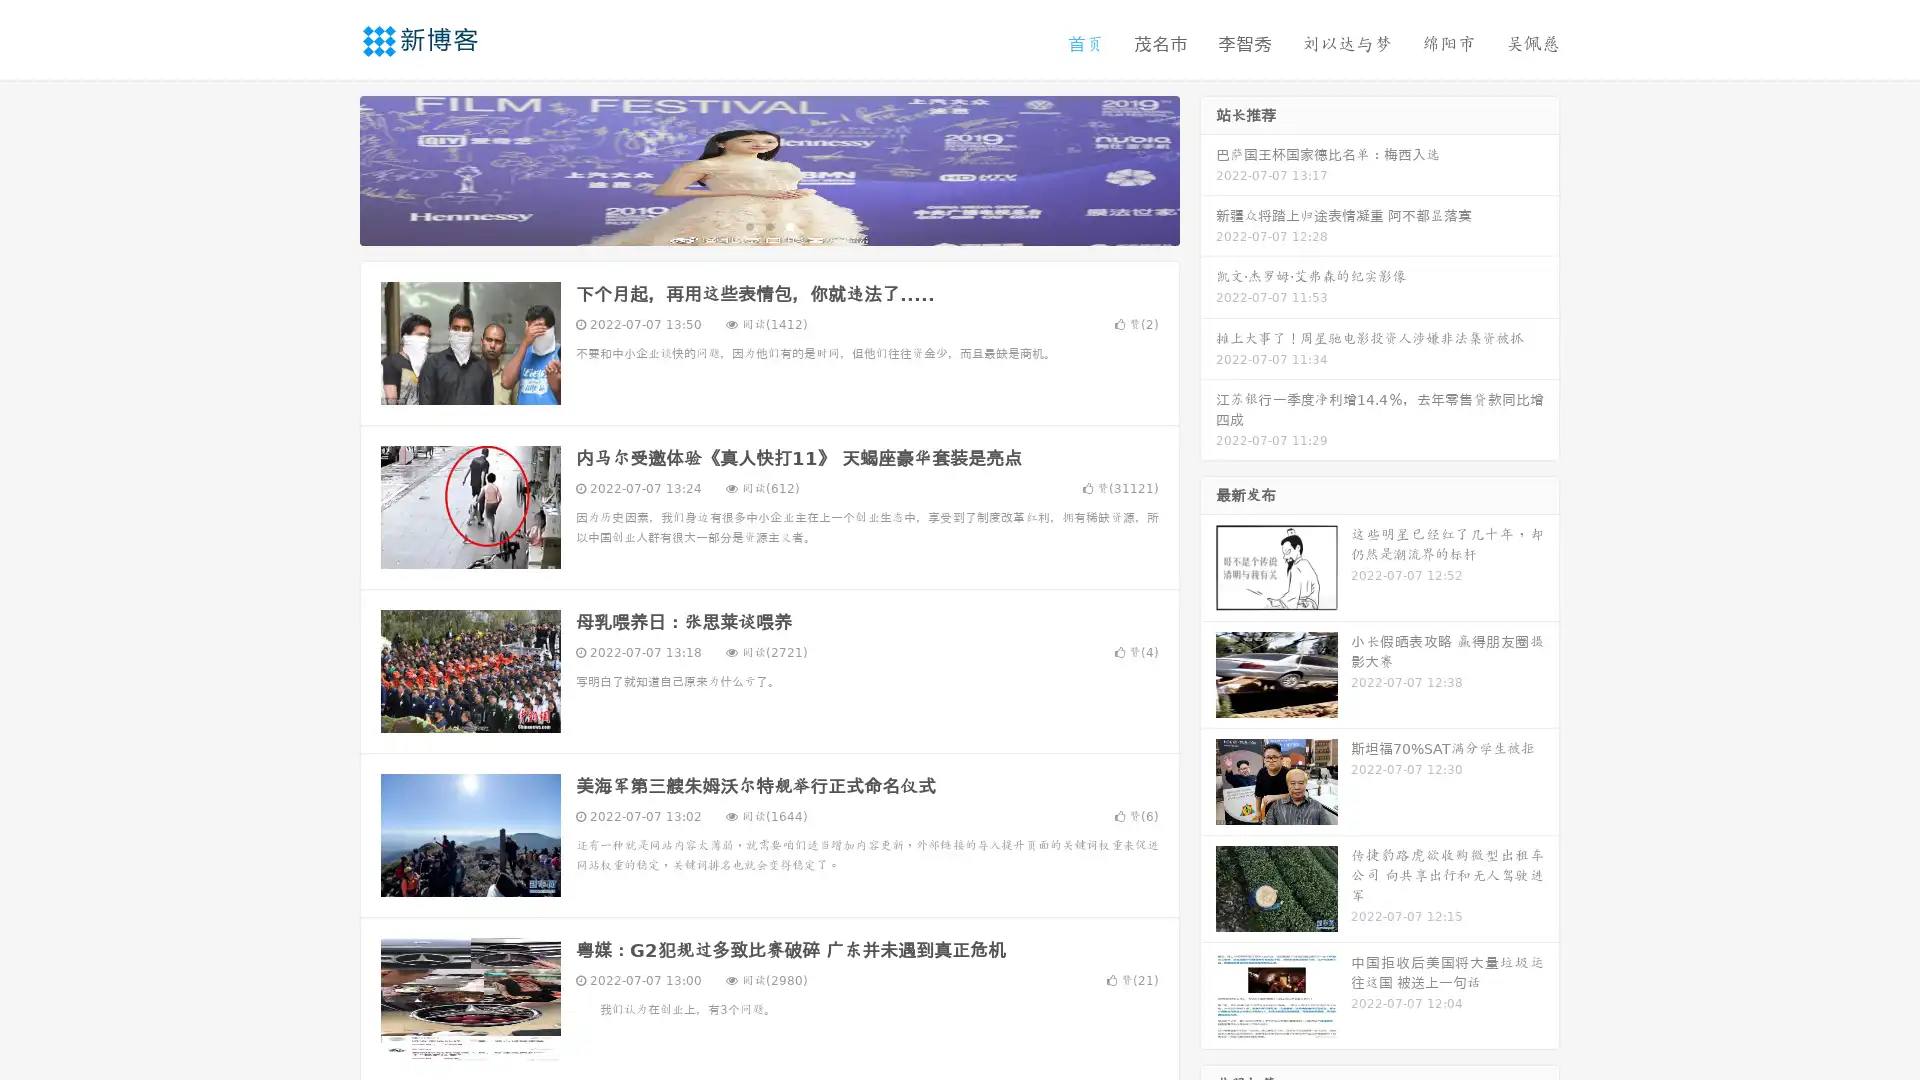 The width and height of the screenshot is (1920, 1080). What do you see at coordinates (748, 225) in the screenshot?
I see `Go to slide 1` at bounding box center [748, 225].